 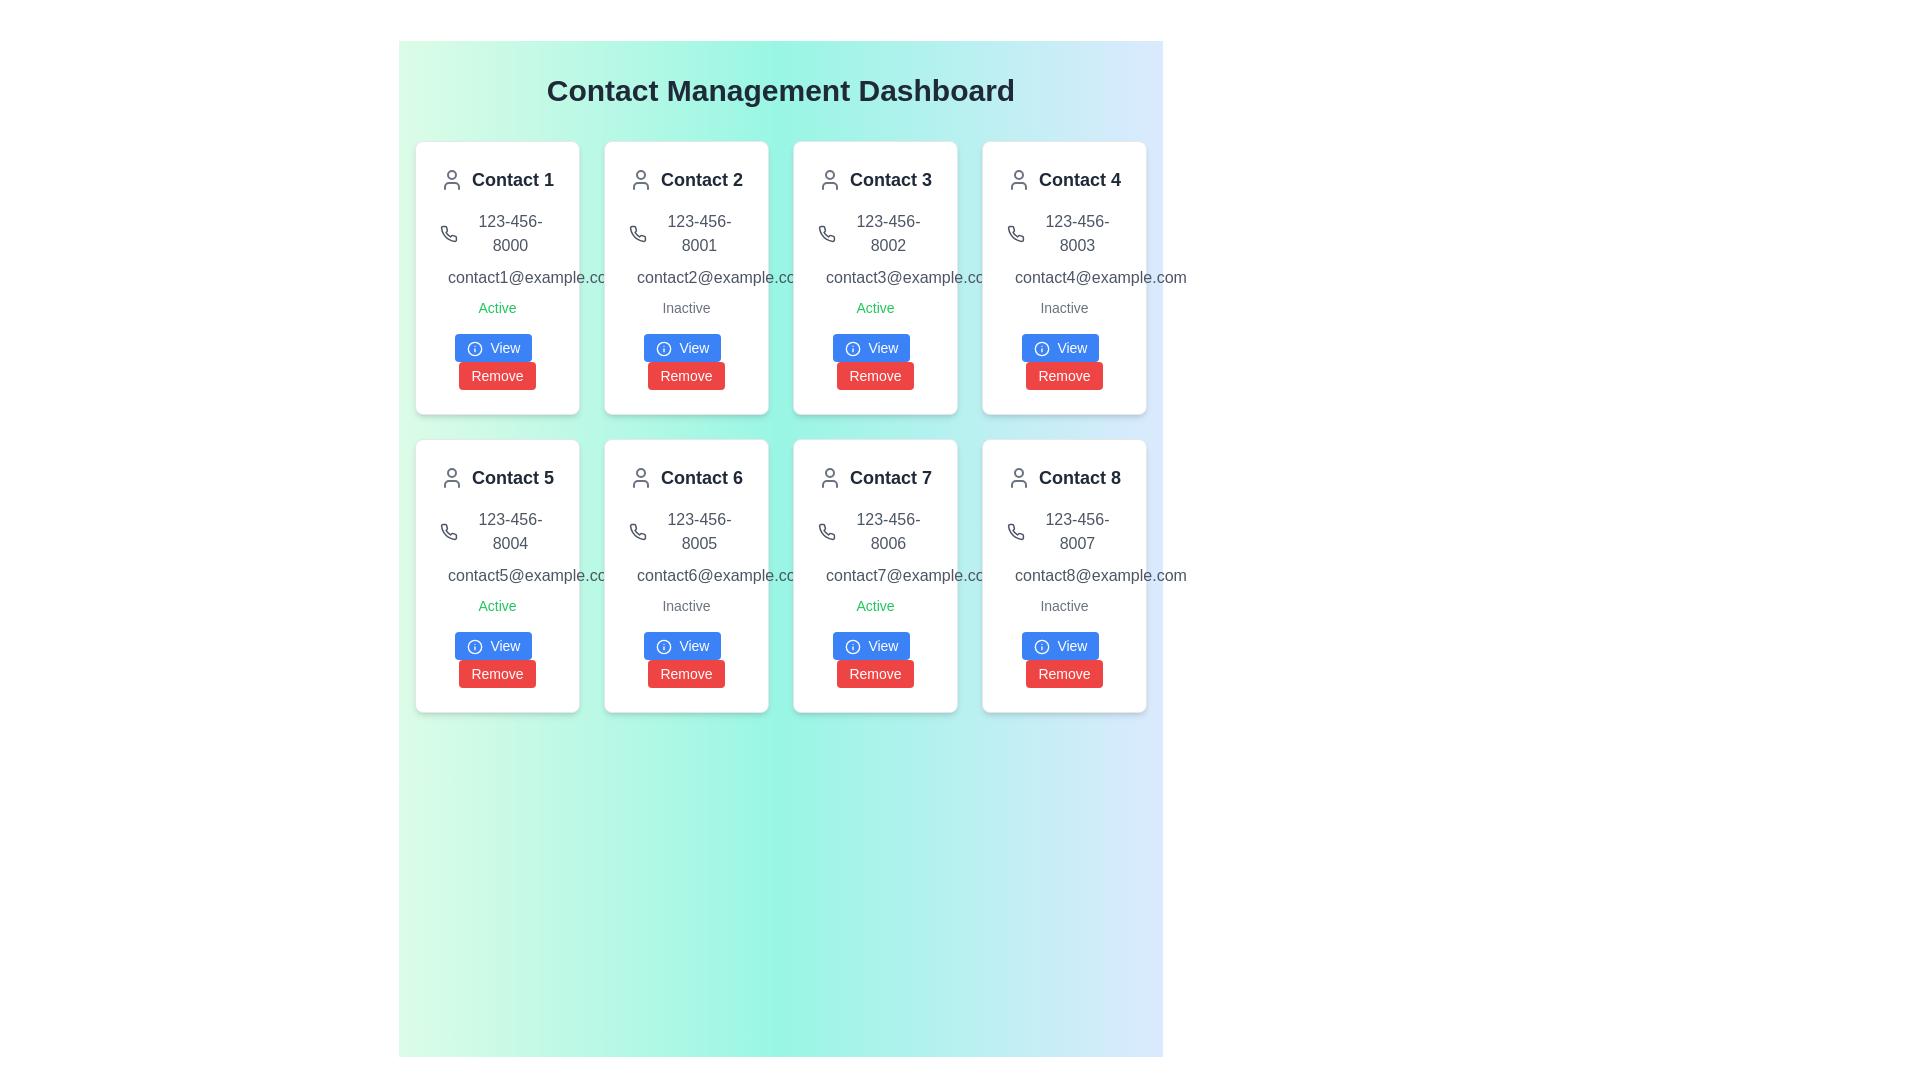 I want to click on the rectangle with rounded corners that forms part of the email symbol in the SVG icon above the text 'contact4@example.com' in the fourth contact card of the dashboard layout, so click(x=1018, y=280).